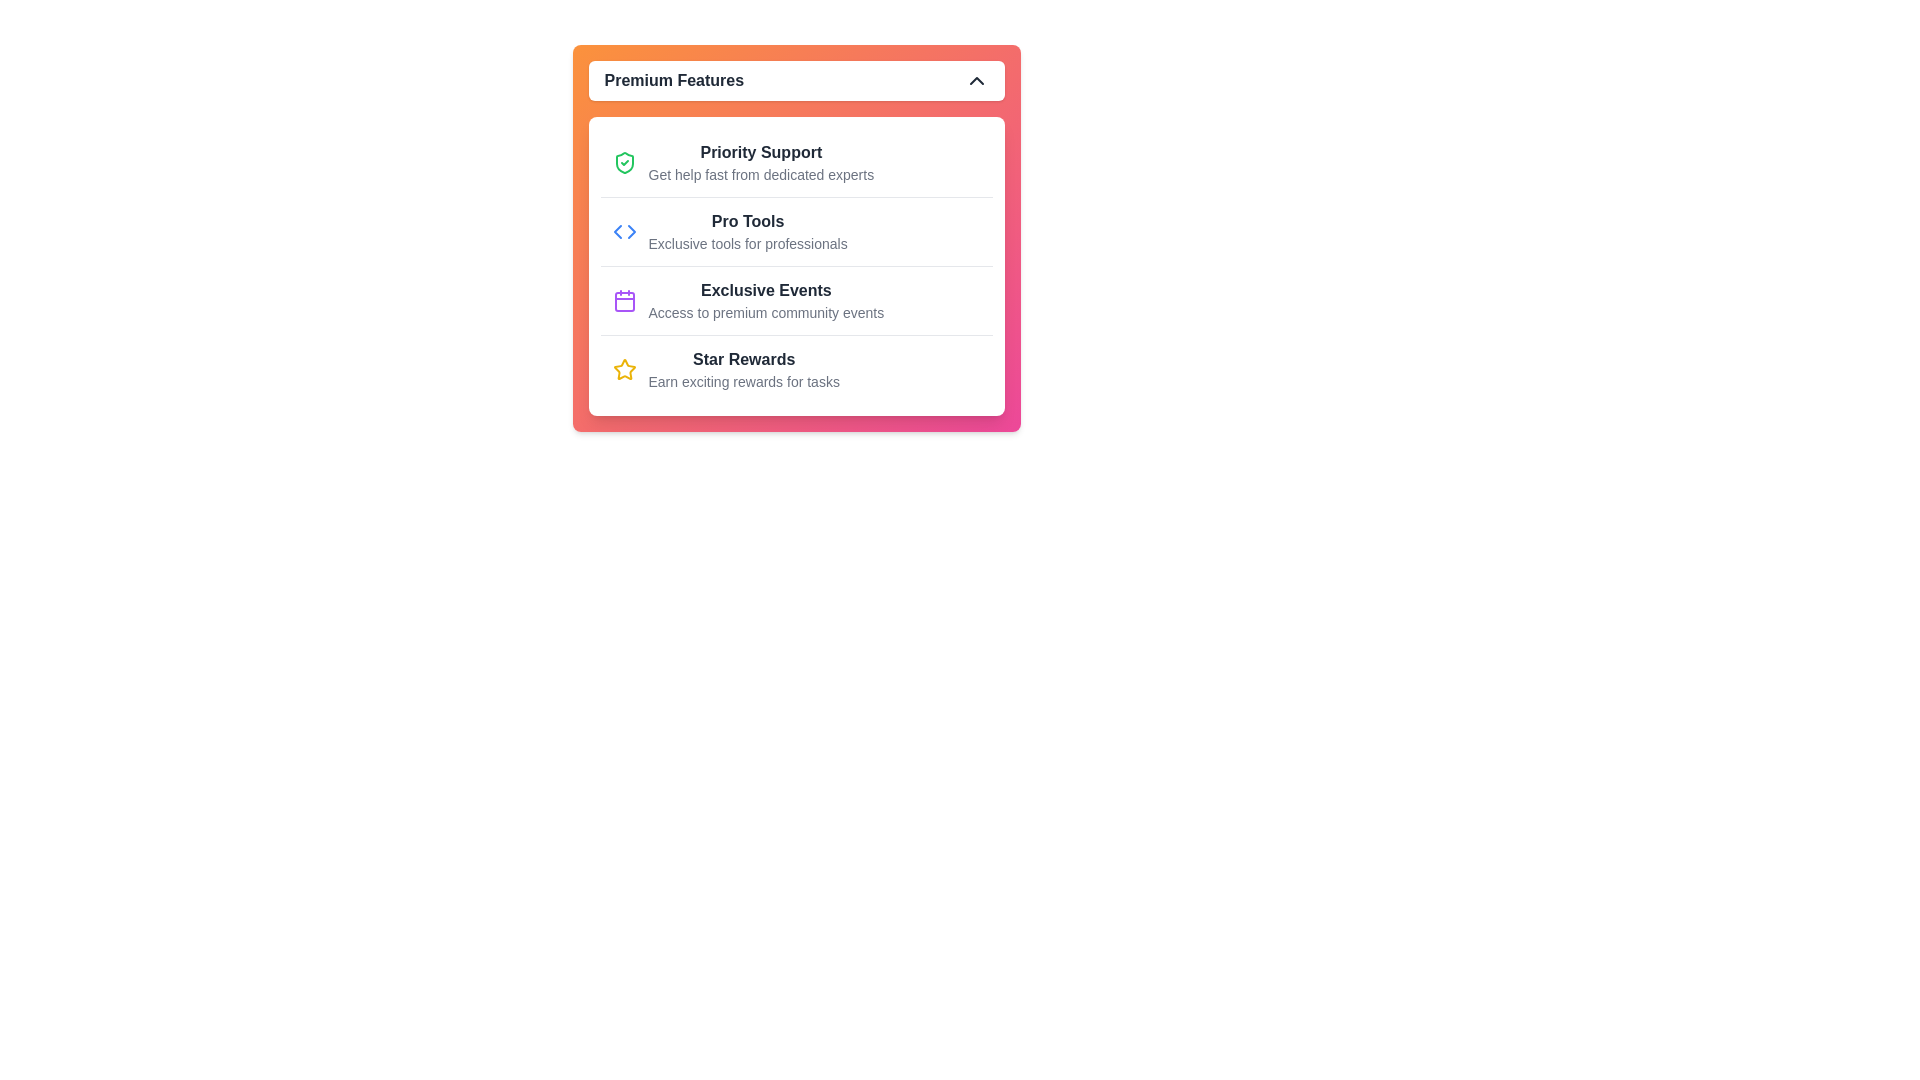  I want to click on the Text Label stating 'Access to premium community events', which is styled as secondary information beneath the primary heading 'Exclusive Events', so click(765, 312).